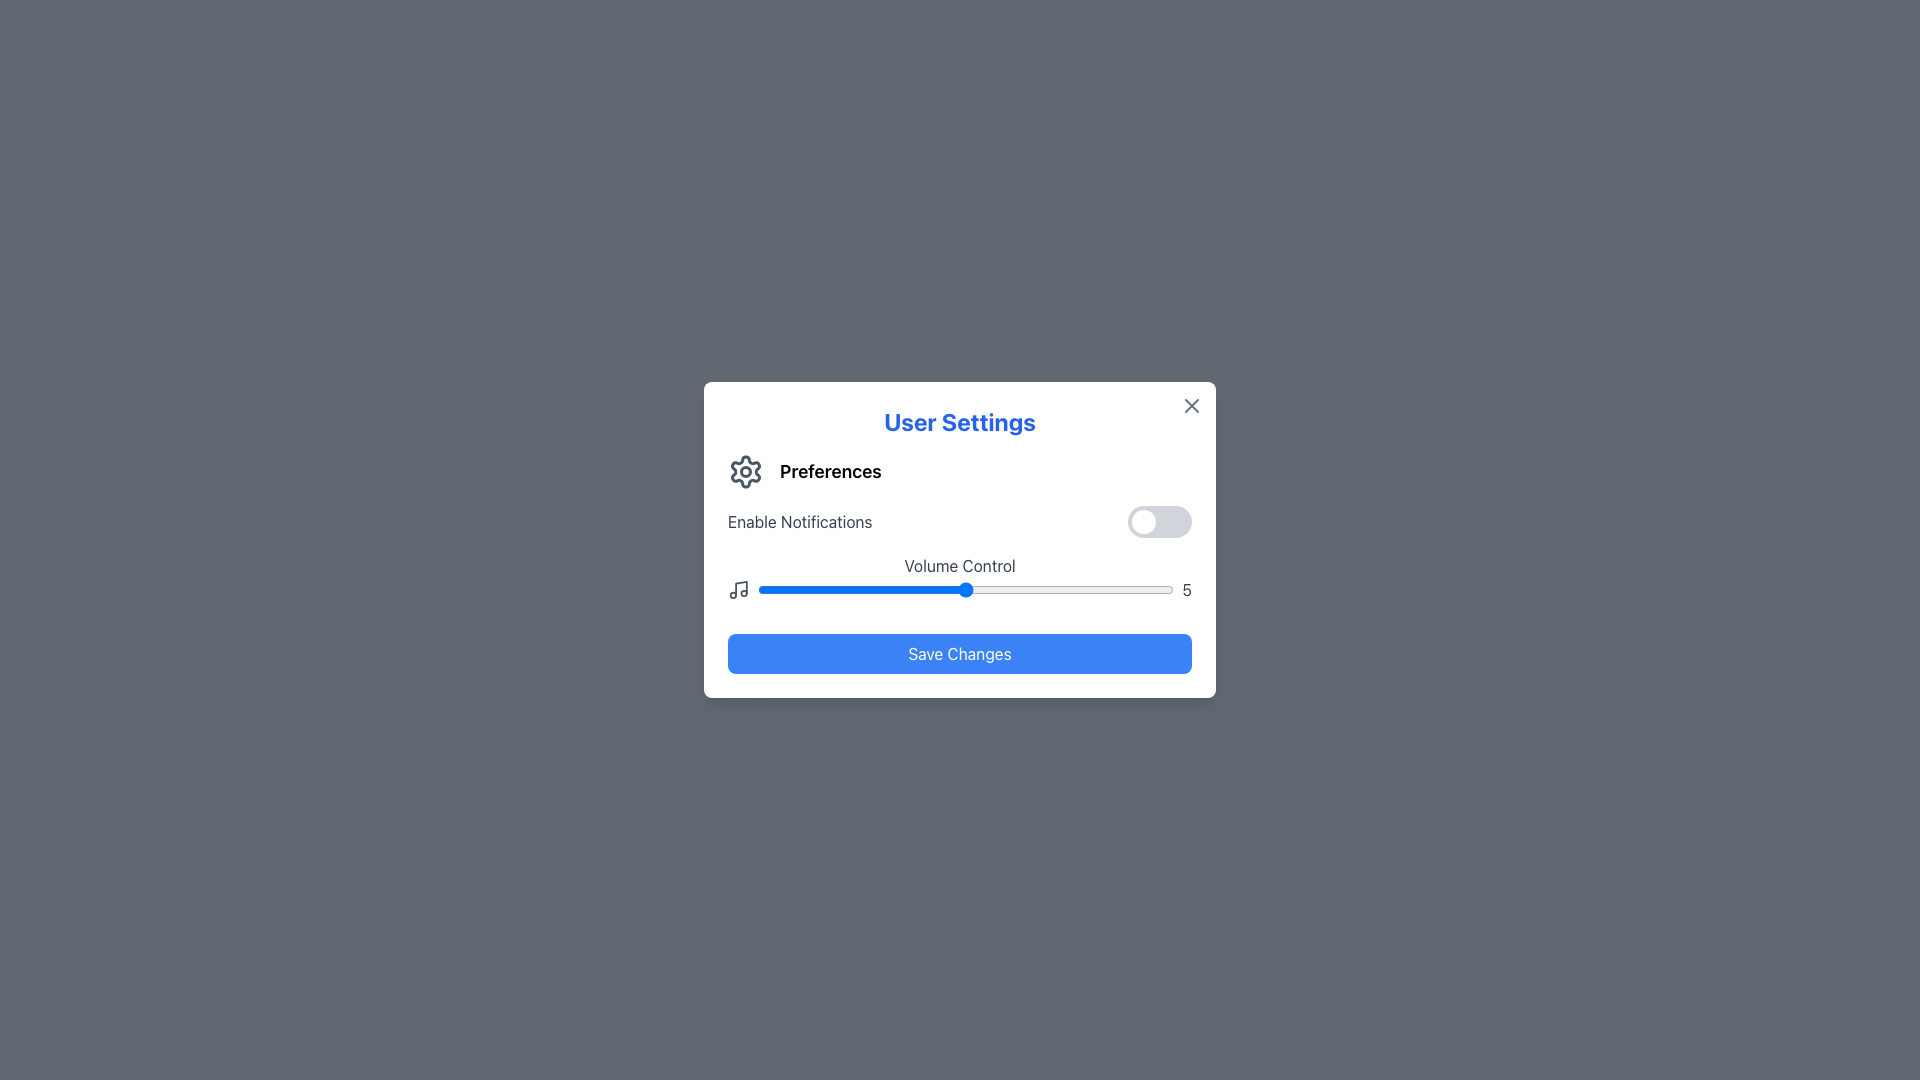  I want to click on the volume, so click(965, 589).